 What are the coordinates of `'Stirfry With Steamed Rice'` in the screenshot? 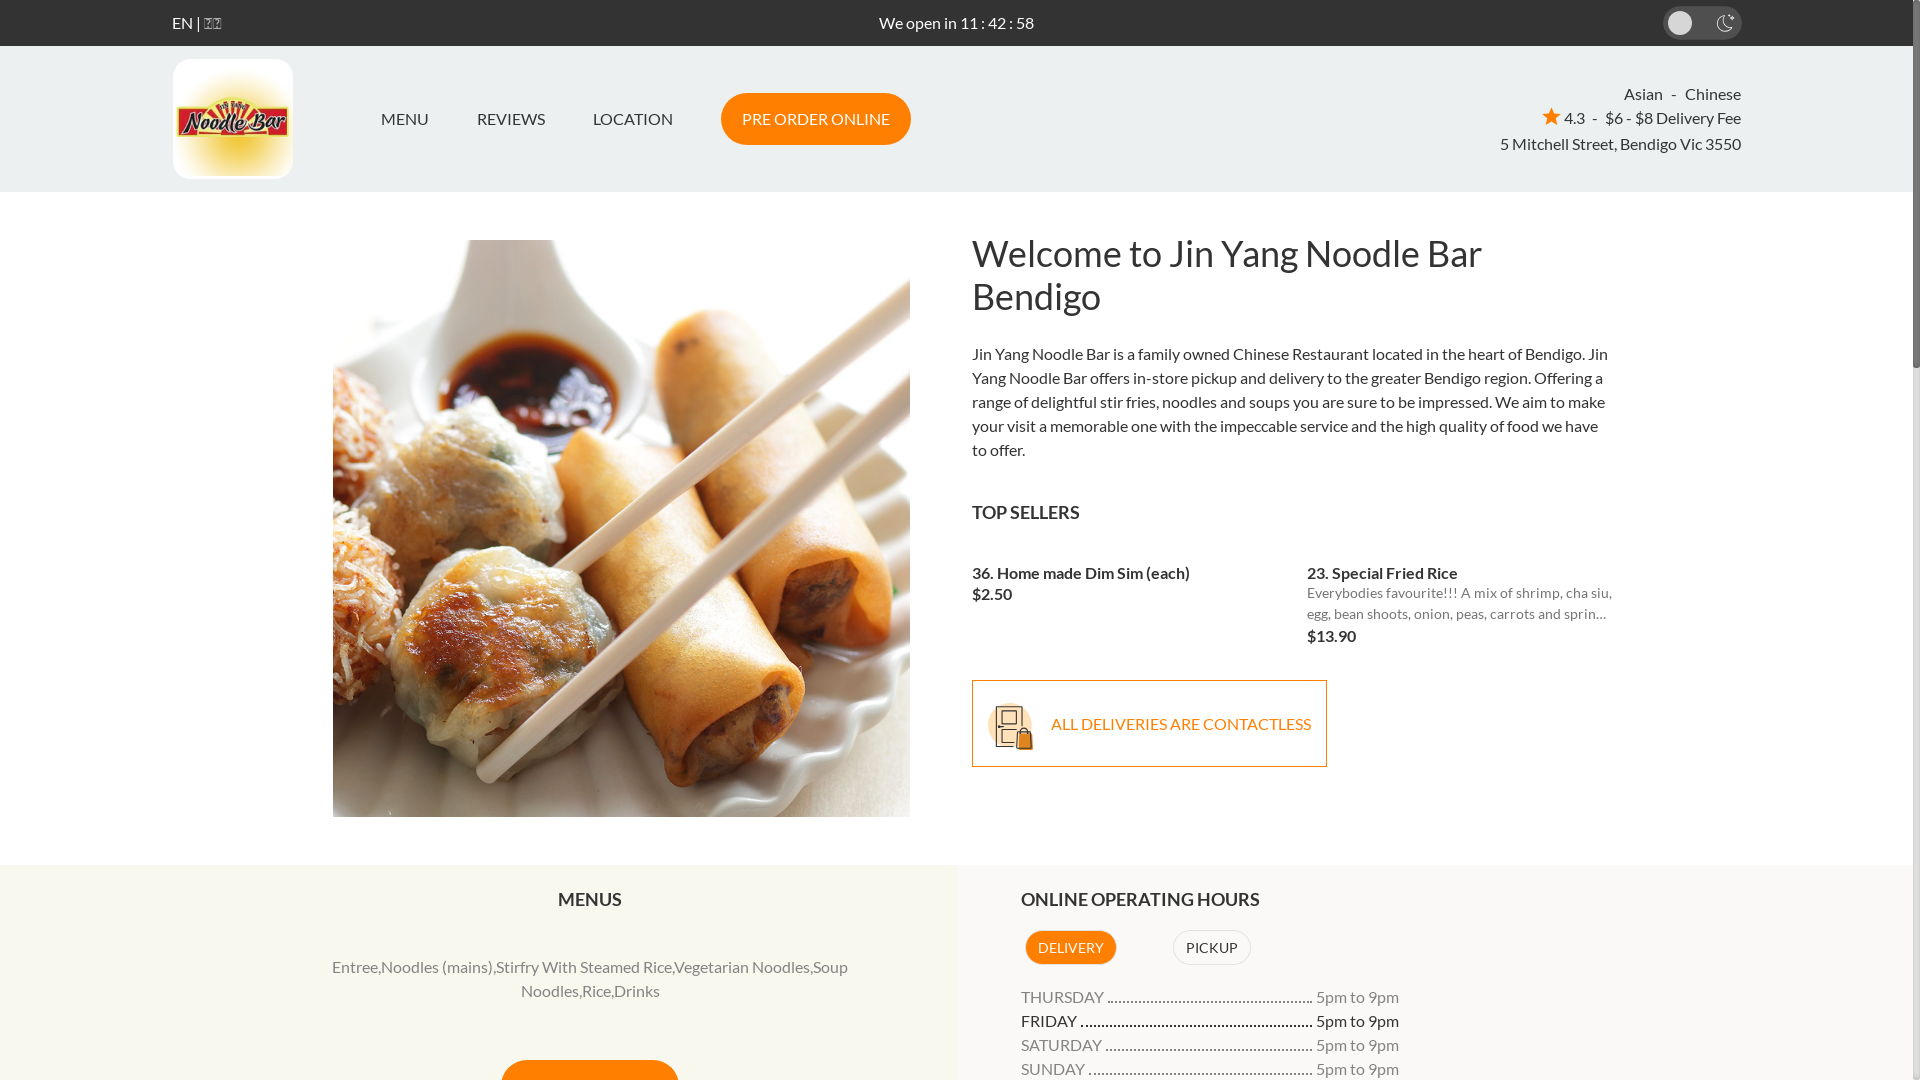 It's located at (583, 965).